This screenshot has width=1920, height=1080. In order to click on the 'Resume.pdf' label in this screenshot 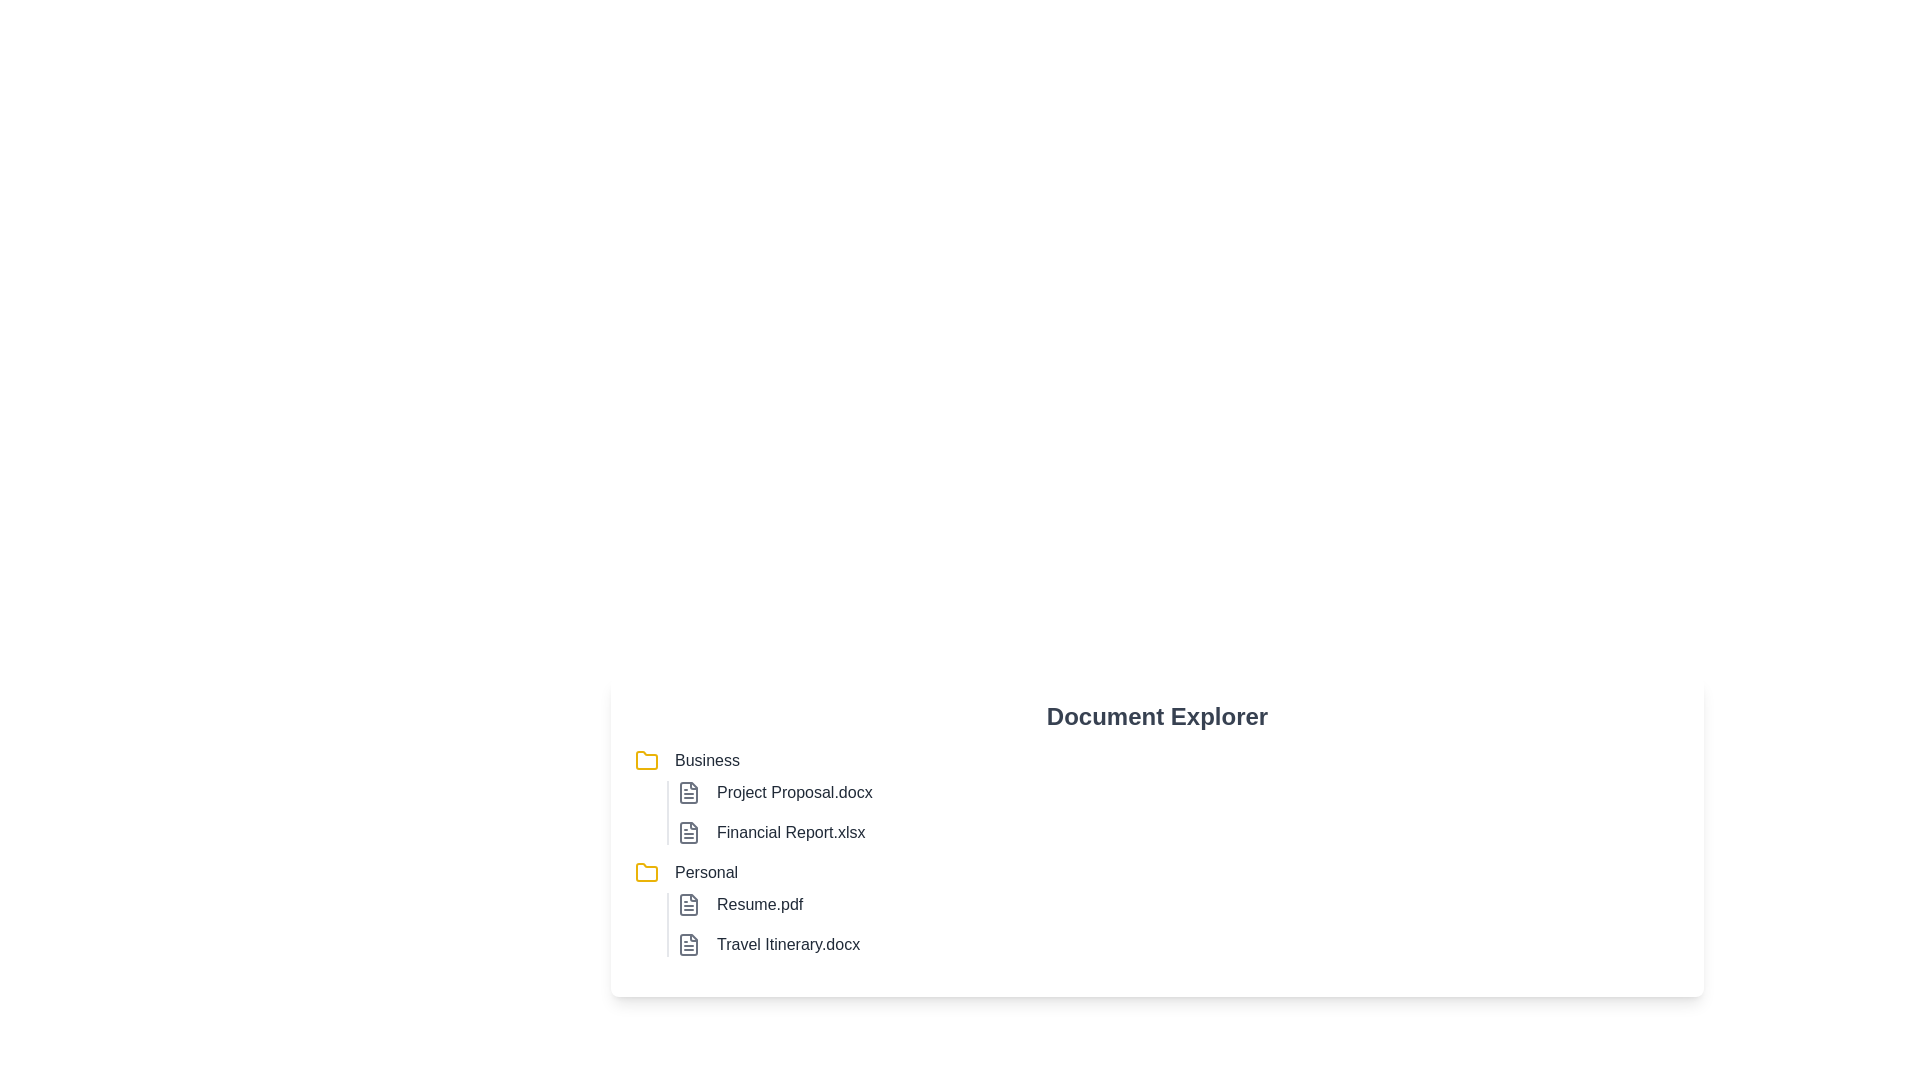, I will do `click(759, 905)`.